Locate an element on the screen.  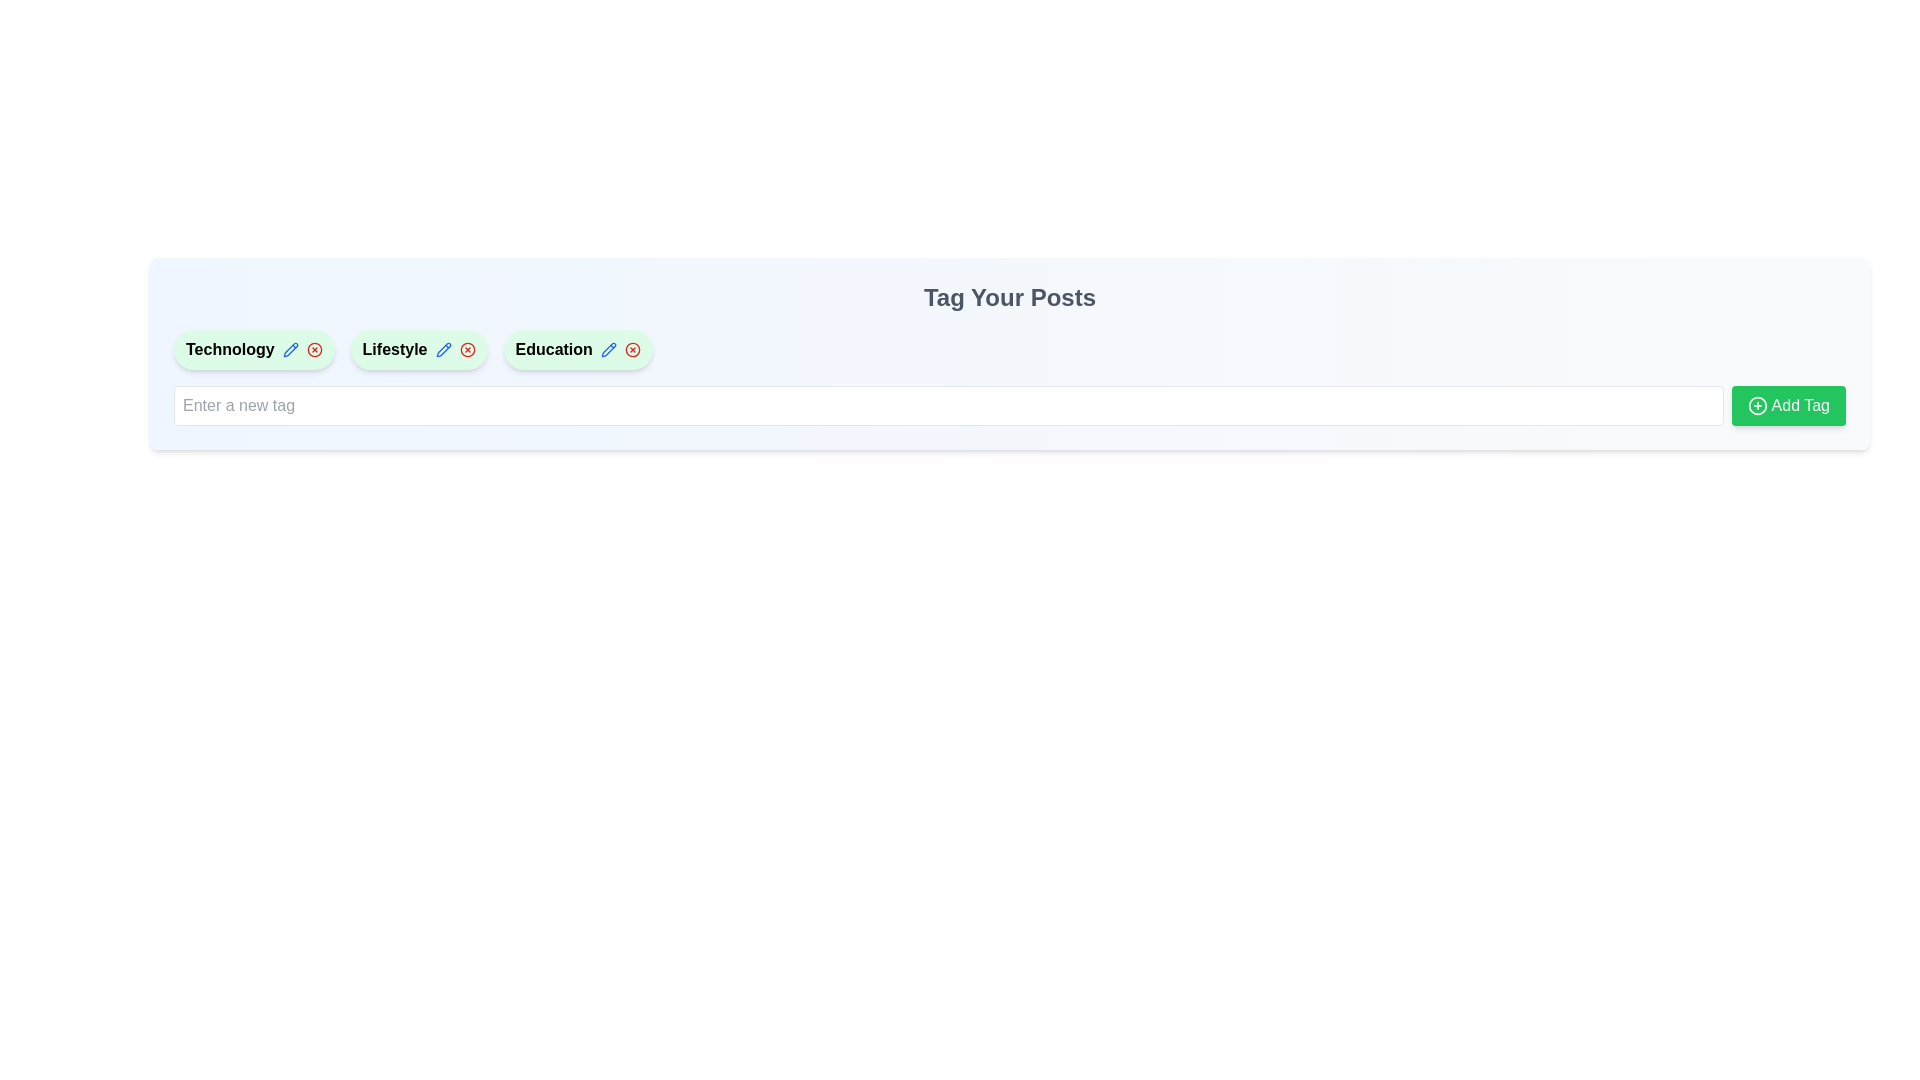
the static text label displaying the word 'Technology', which is styled with a bold font and a light green pill-shaped background, located under the title 'Tag Your Posts' is located at coordinates (230, 349).